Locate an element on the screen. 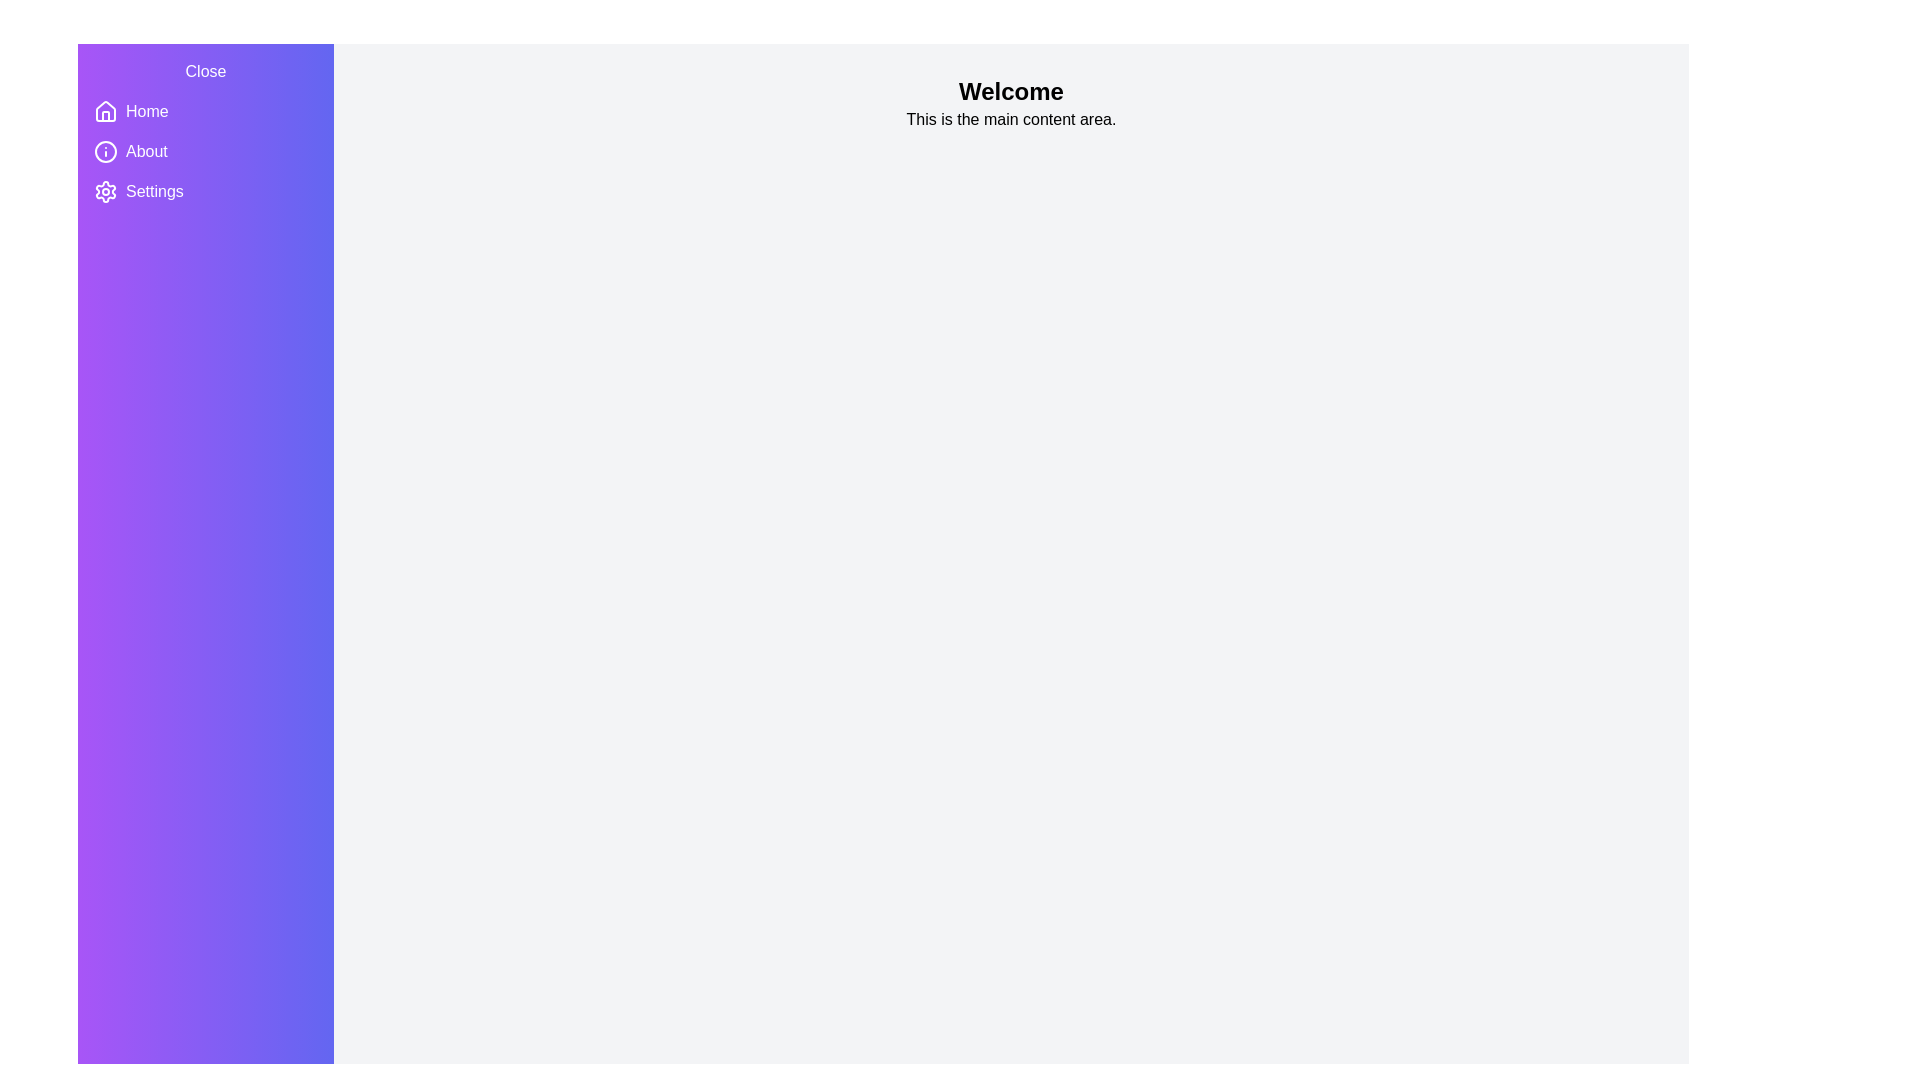 The height and width of the screenshot is (1080, 1920). the button labeled 'Close' at the top of the drawer to toggle its state is located at coordinates (206, 71).